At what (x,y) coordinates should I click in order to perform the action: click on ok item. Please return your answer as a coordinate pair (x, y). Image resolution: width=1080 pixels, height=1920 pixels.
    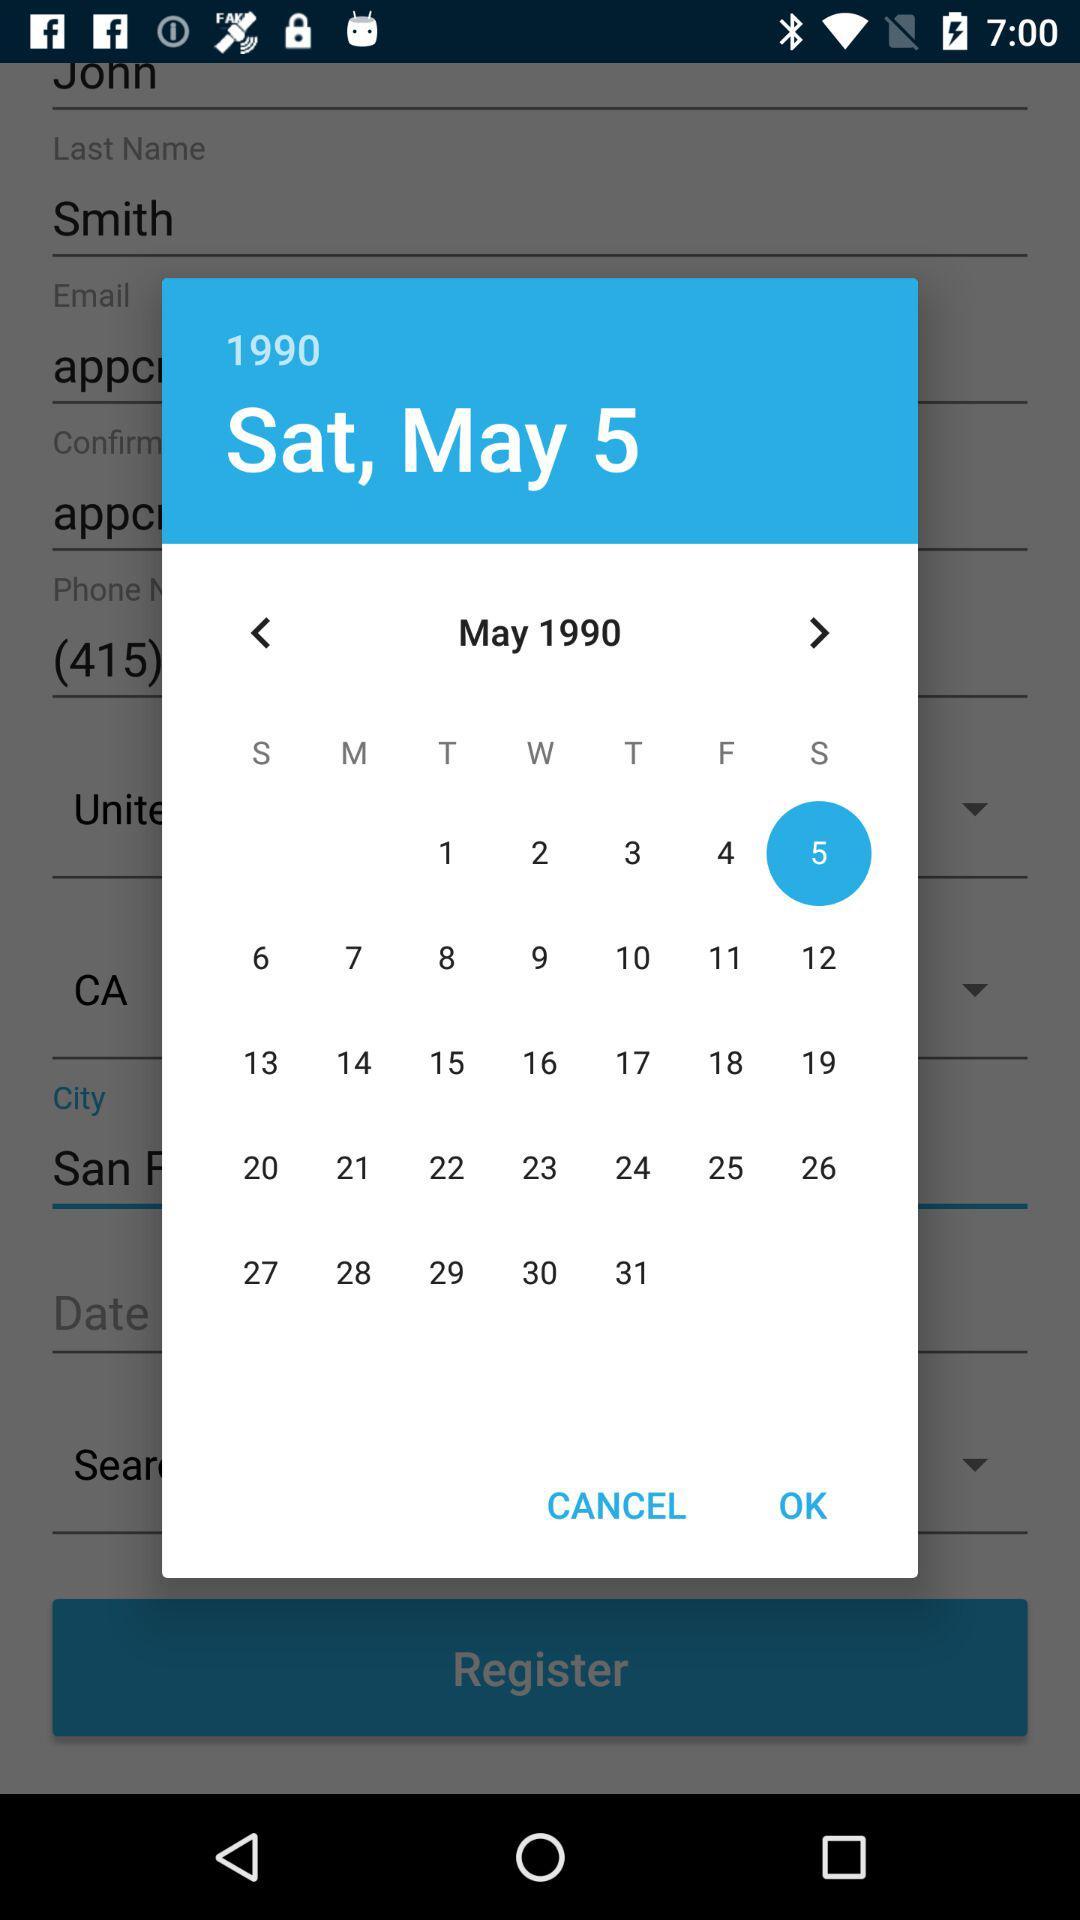
    Looking at the image, I should click on (801, 1504).